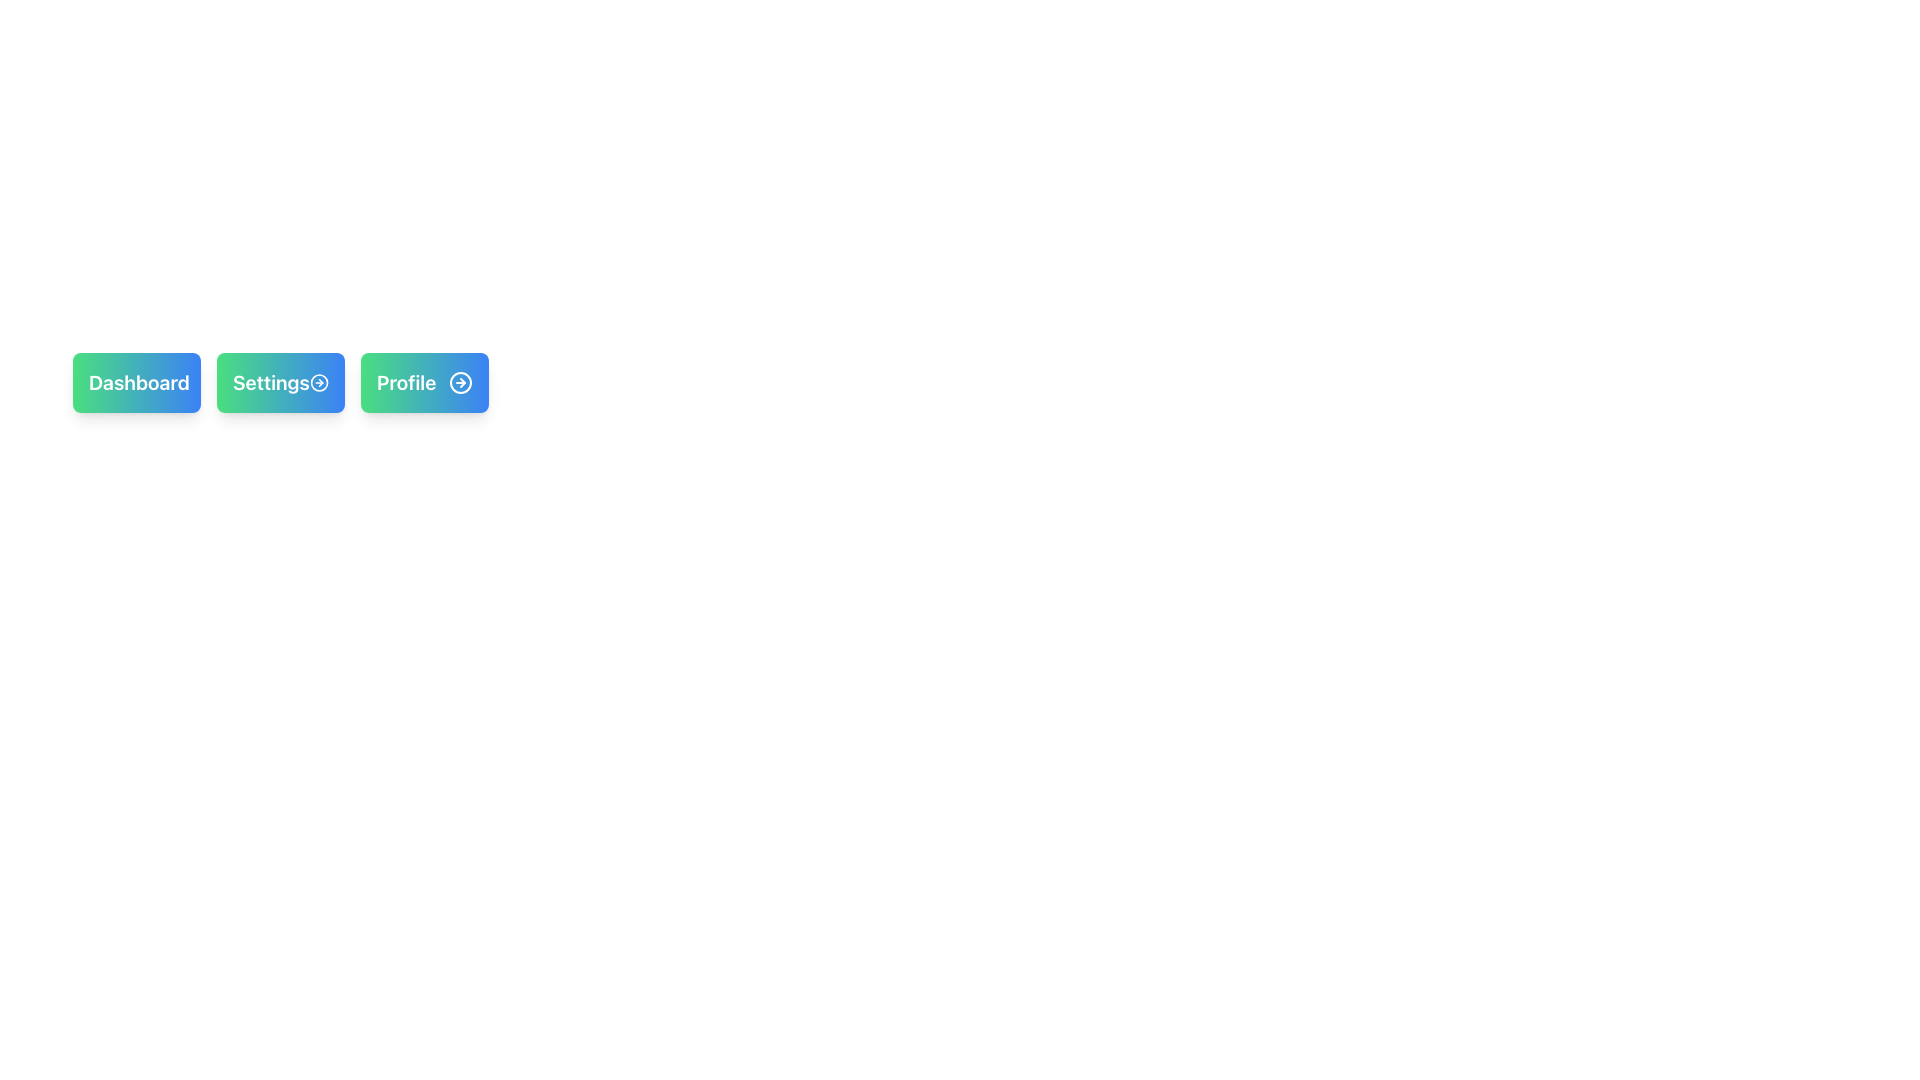  Describe the element at coordinates (136, 382) in the screenshot. I see `the 'Dashboard' button-like navigation card, which features bold white text on a gradient background from green to blue, located at the top-left of the layout` at that location.